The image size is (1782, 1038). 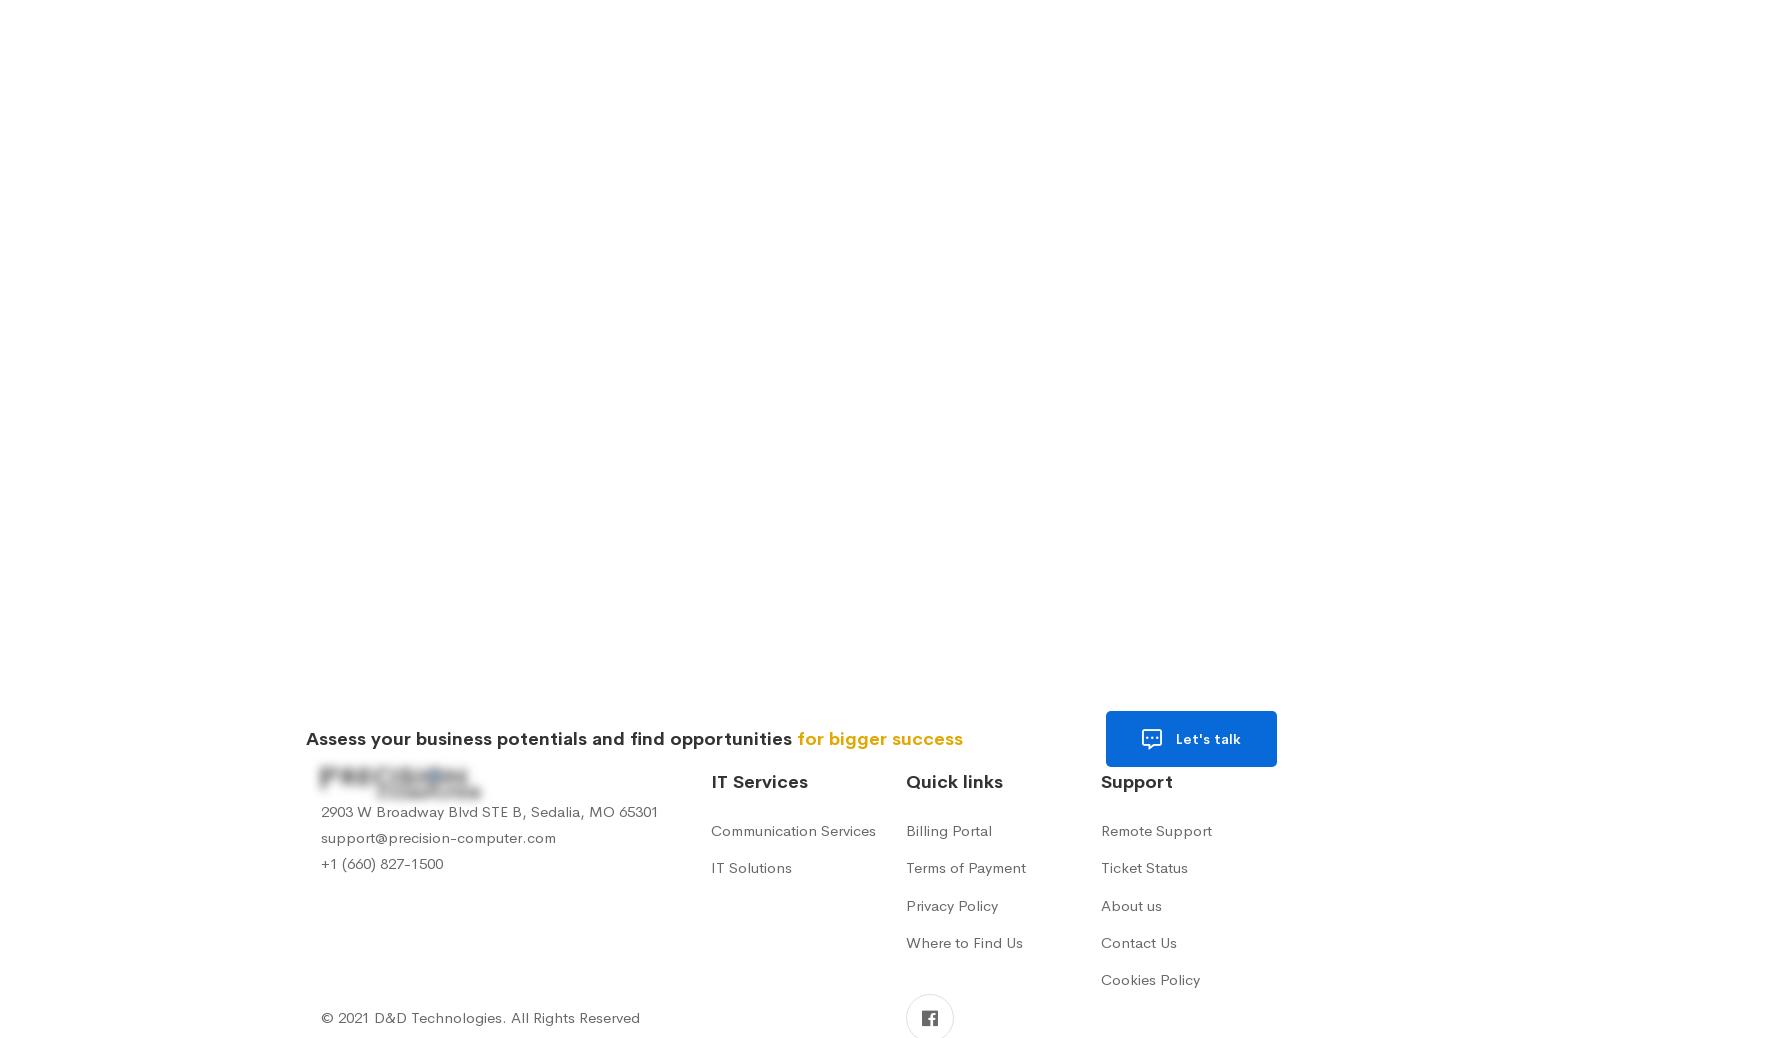 What do you see at coordinates (505, 455) in the screenshot?
I see `'Obtaining further information by'` at bounding box center [505, 455].